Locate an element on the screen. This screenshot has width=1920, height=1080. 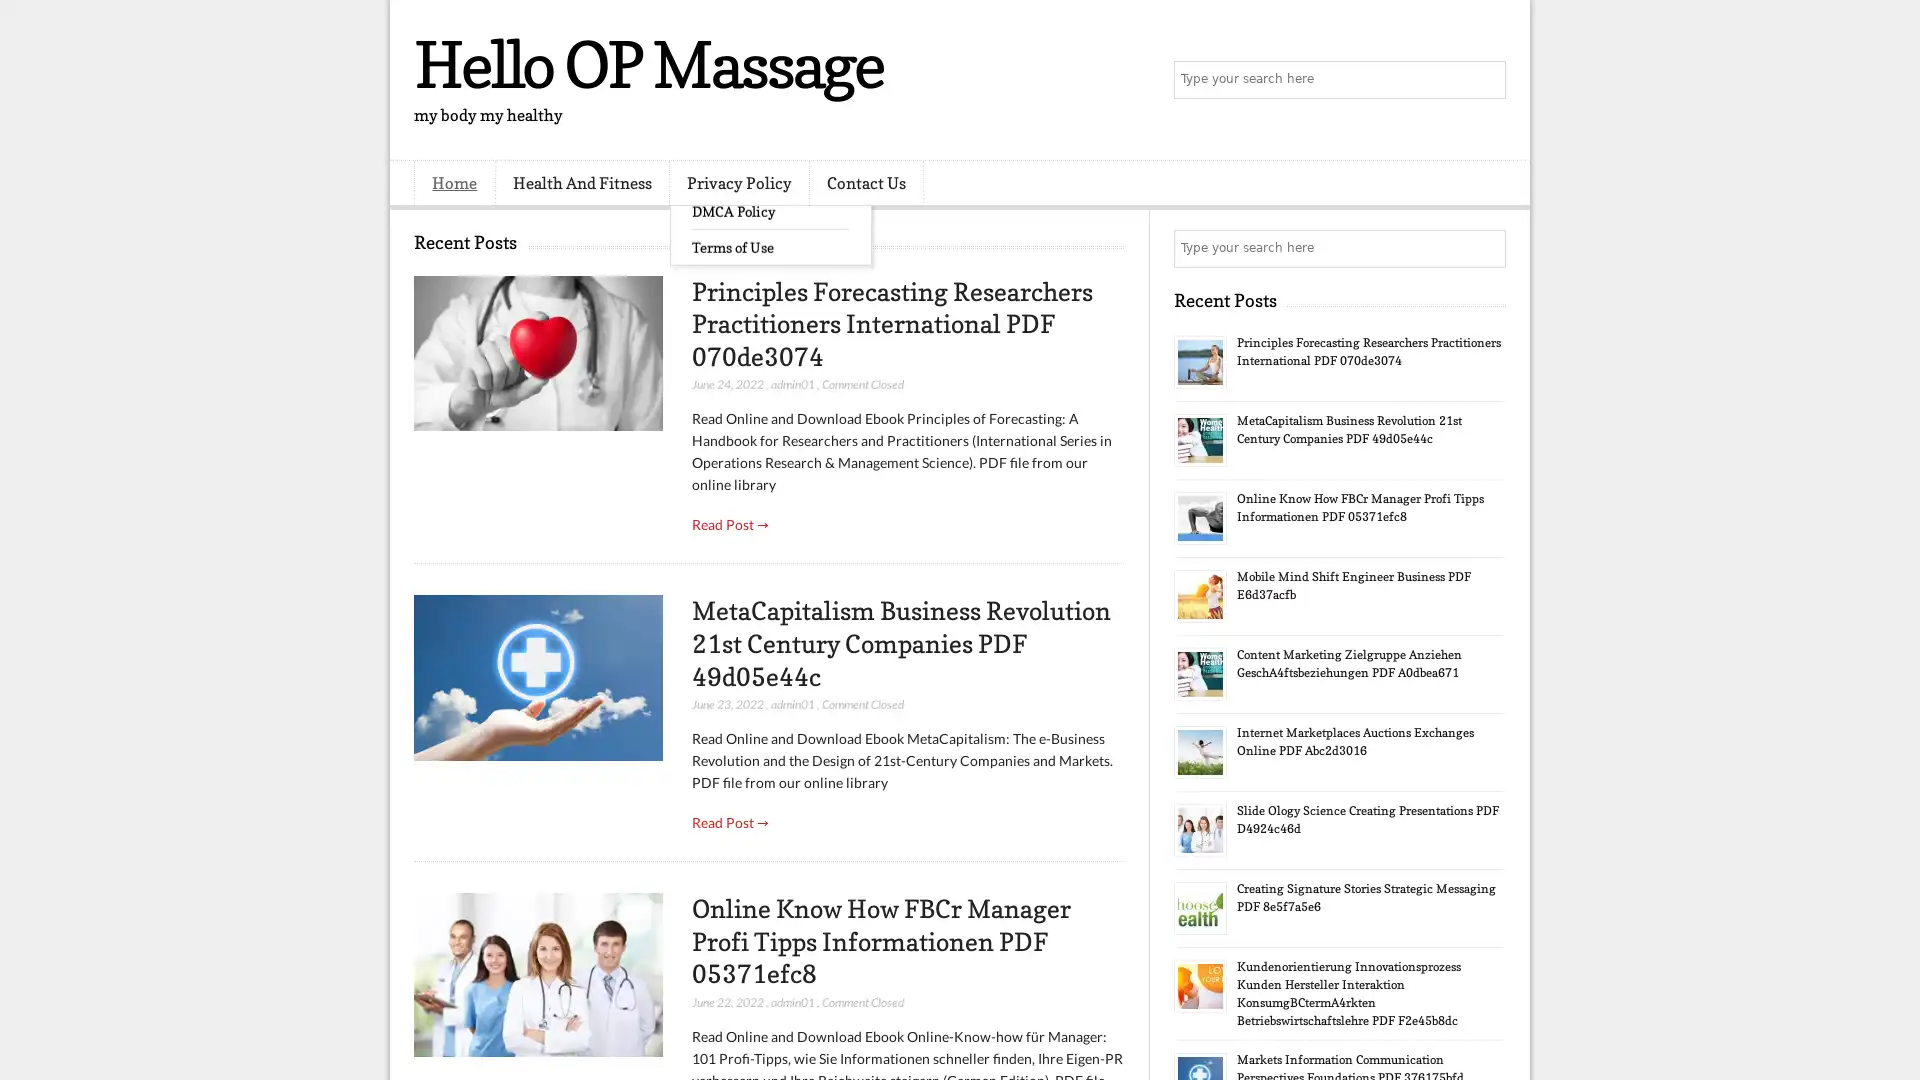
Search is located at coordinates (1485, 80).